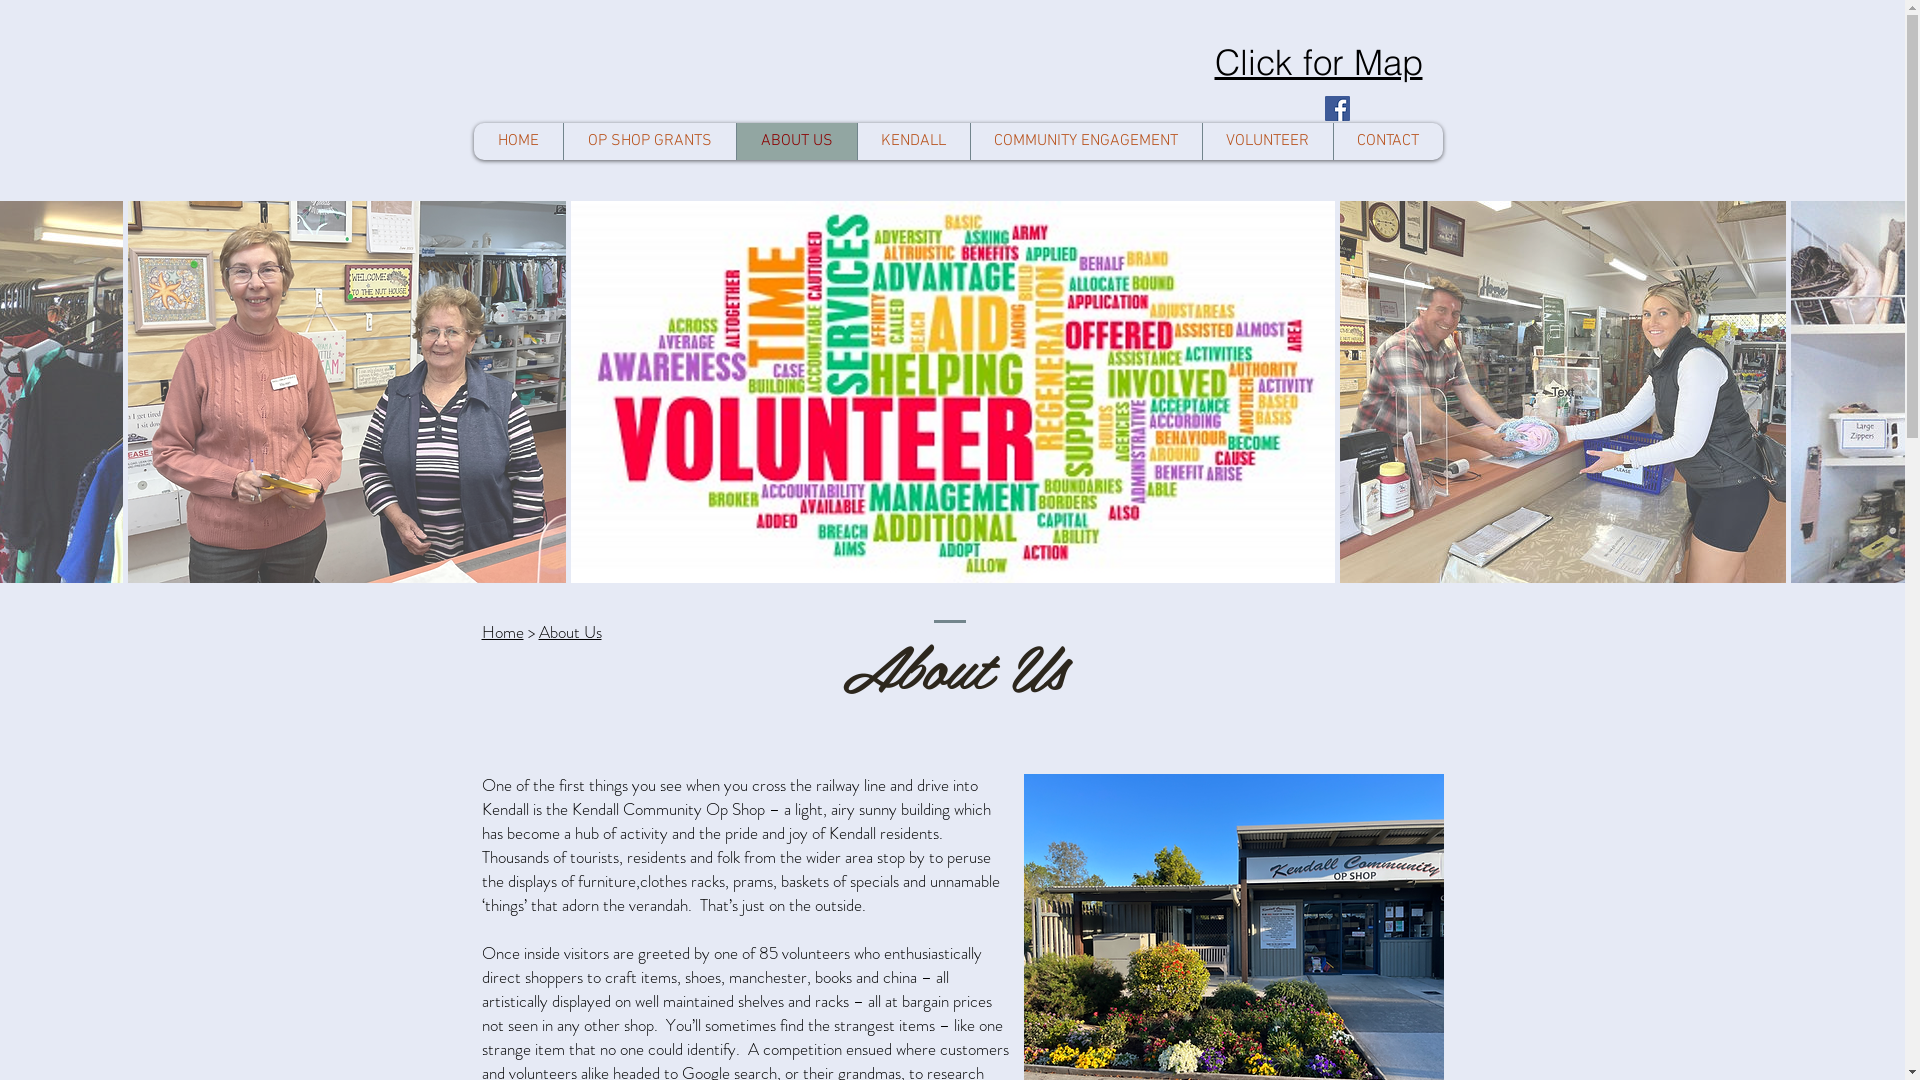  I want to click on 'ABOUT US', so click(795, 140).